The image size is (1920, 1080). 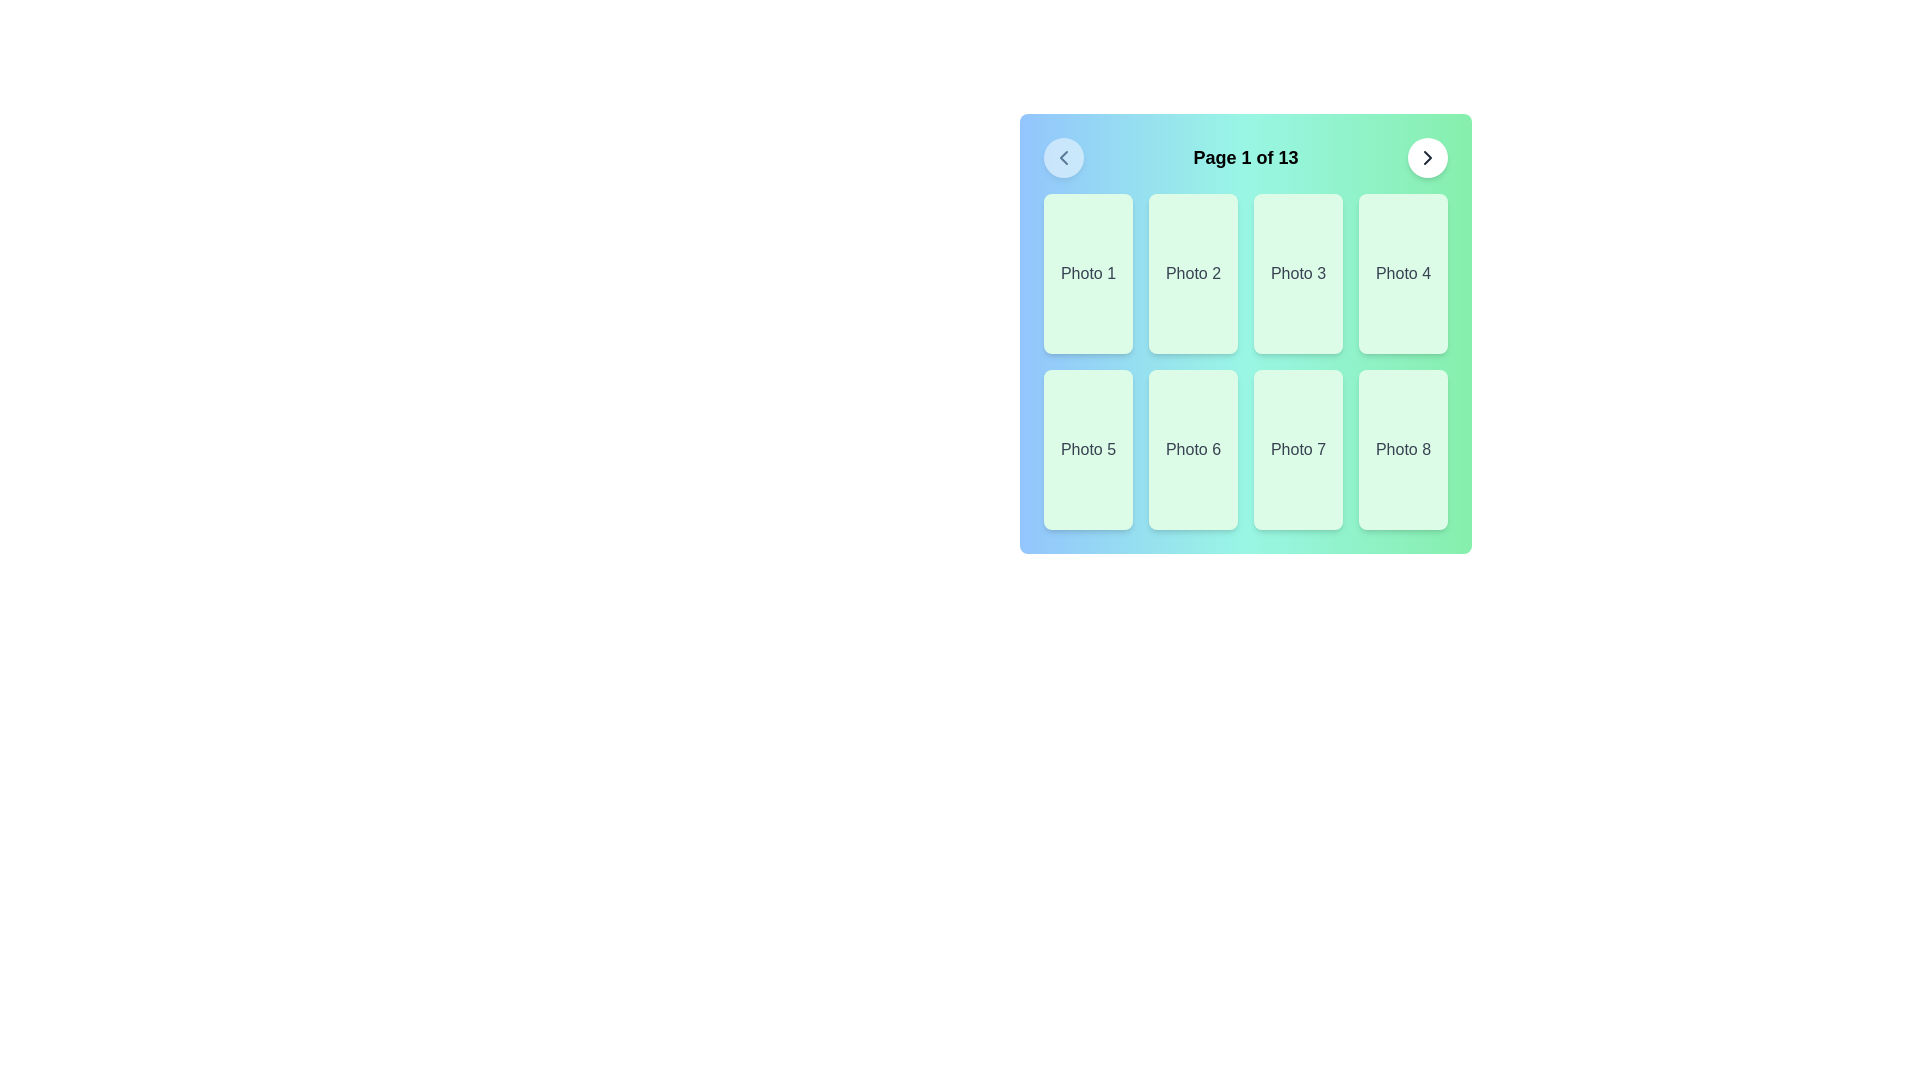 What do you see at coordinates (1298, 273) in the screenshot?
I see `the 'Photo 3' static content card, which is the third card in a grid layout of photo cards located in the top row` at bounding box center [1298, 273].